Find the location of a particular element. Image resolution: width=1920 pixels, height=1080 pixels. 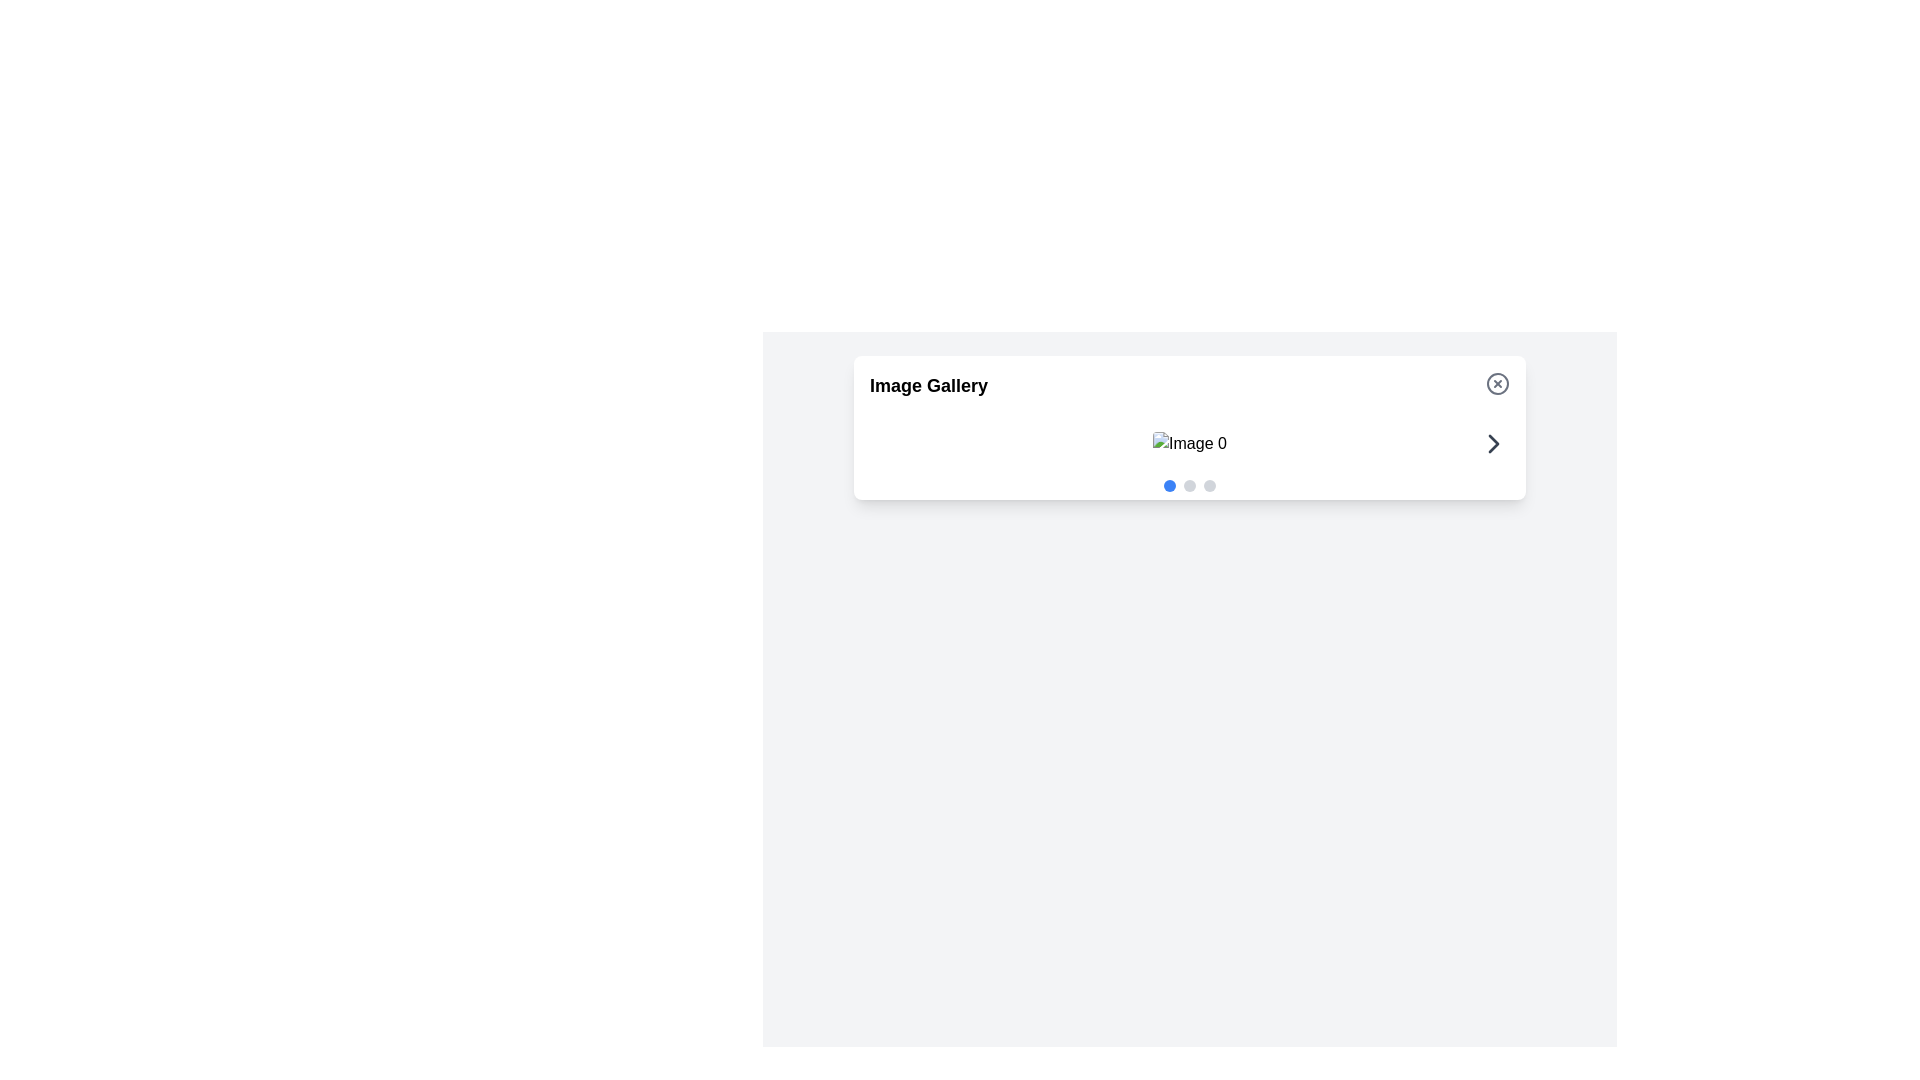

the second light gray Navigation Dot below the 'Image Gallery' image is located at coordinates (1190, 486).